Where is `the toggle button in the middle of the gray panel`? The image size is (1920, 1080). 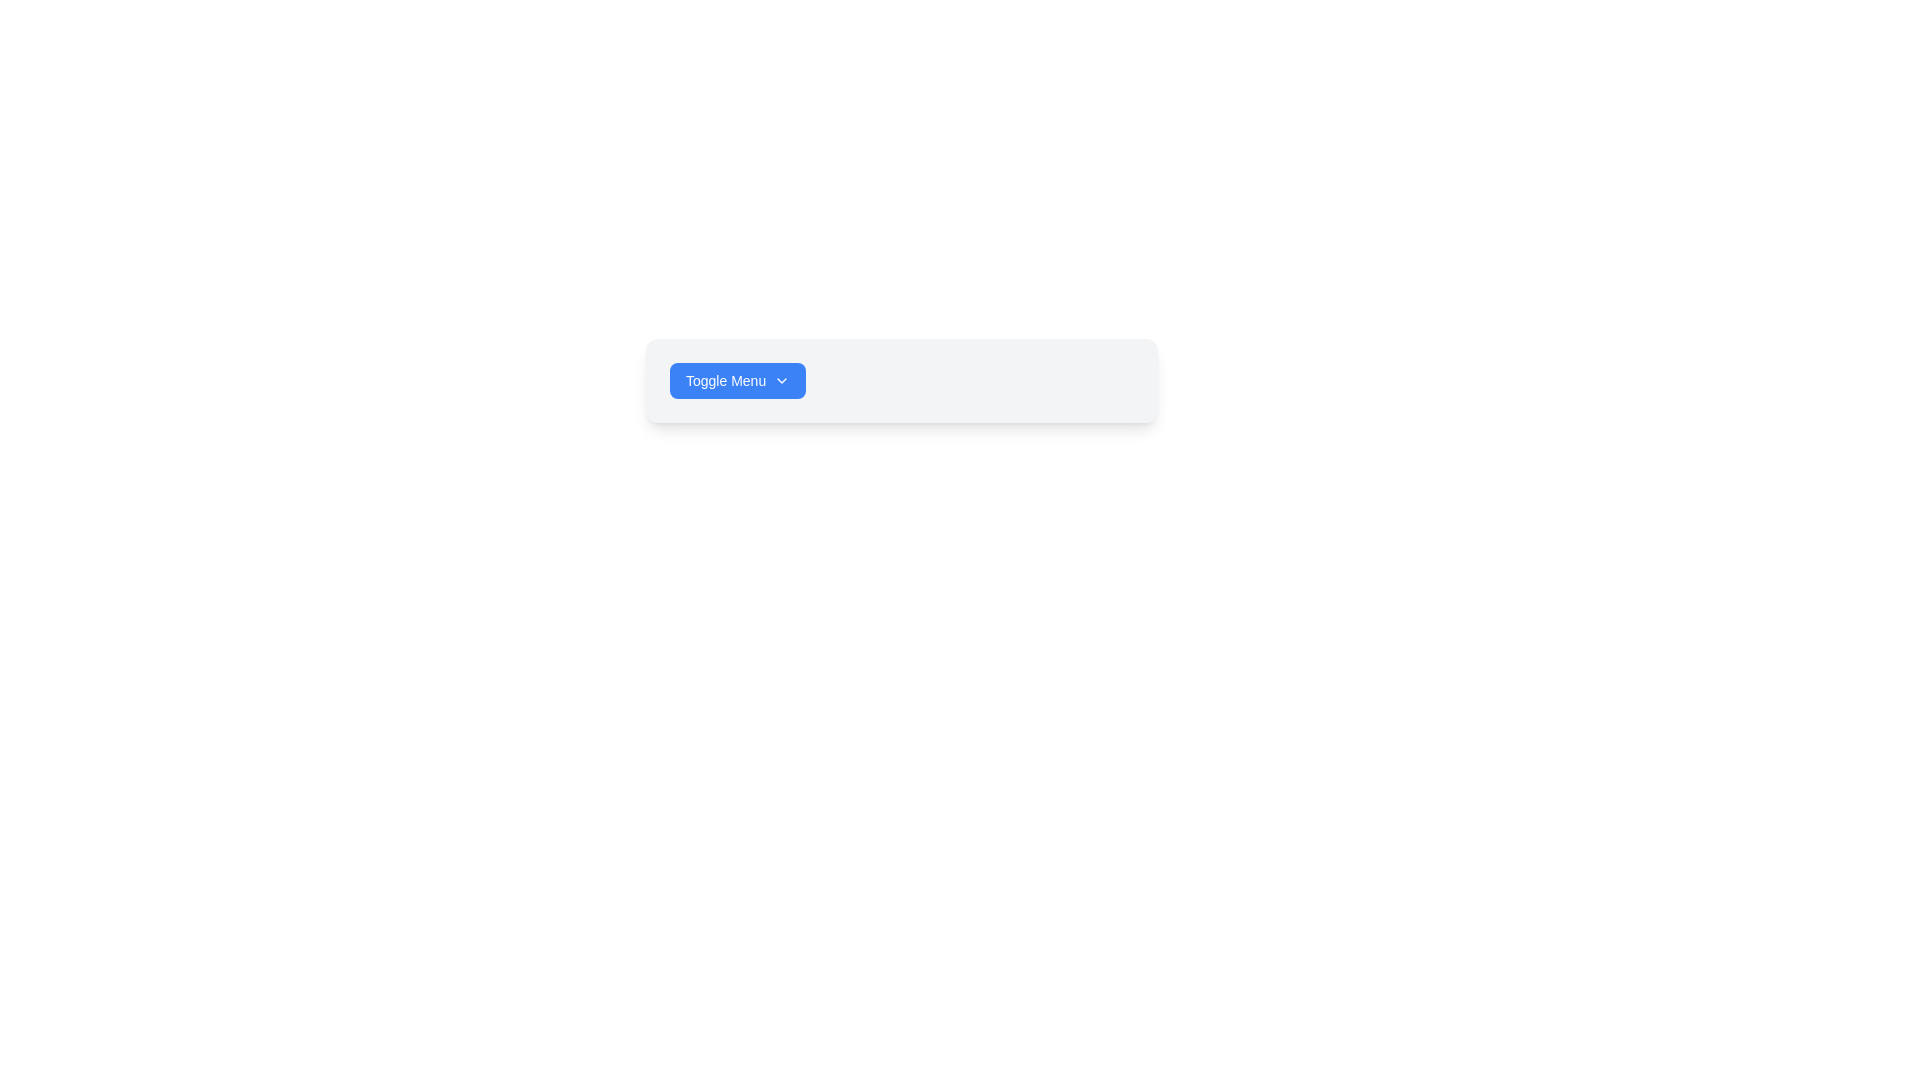 the toggle button in the middle of the gray panel is located at coordinates (737, 381).